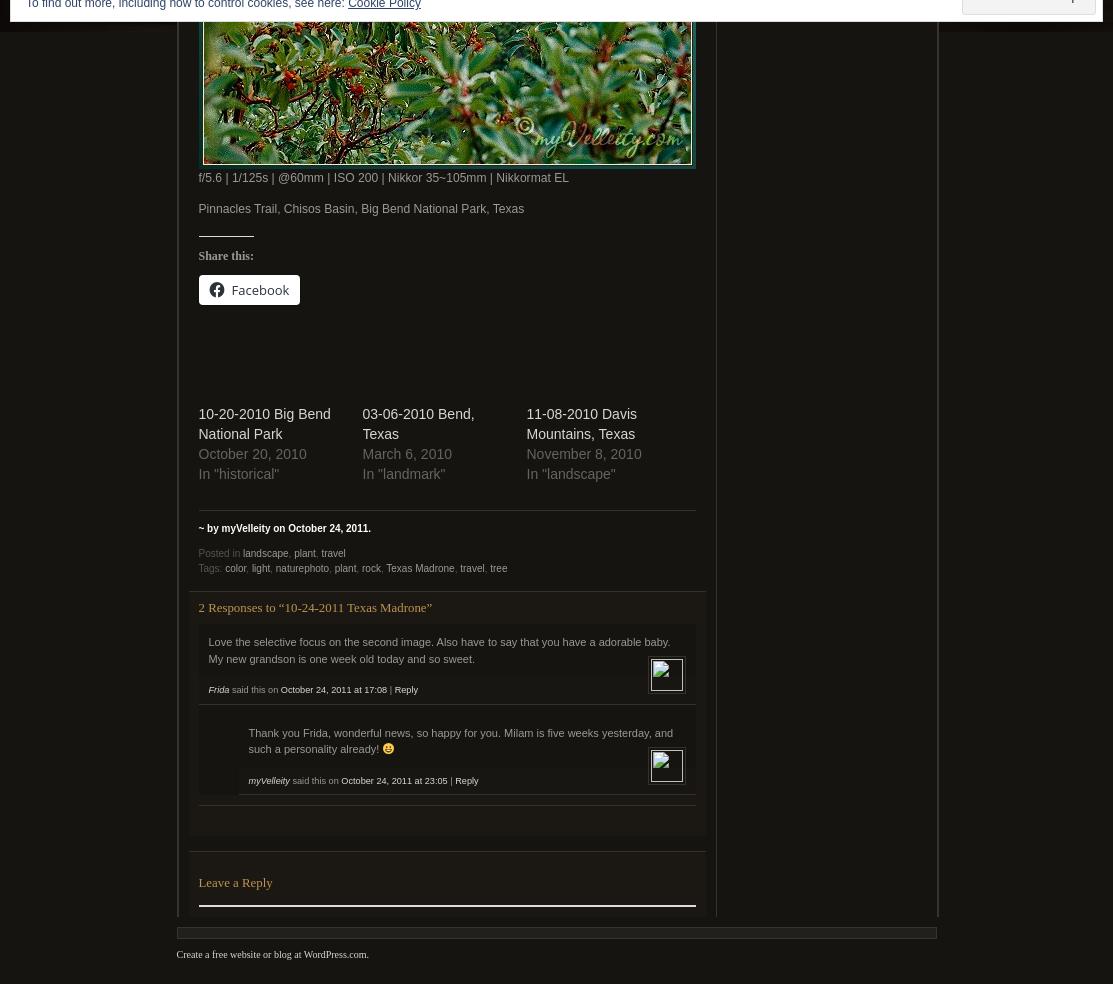 The image size is (1113, 984). I want to click on 'f/5.6 | 1/125s | @60mm | ISO 200 | Nikkor 35~105mm | Nikkormat EL', so click(382, 178).